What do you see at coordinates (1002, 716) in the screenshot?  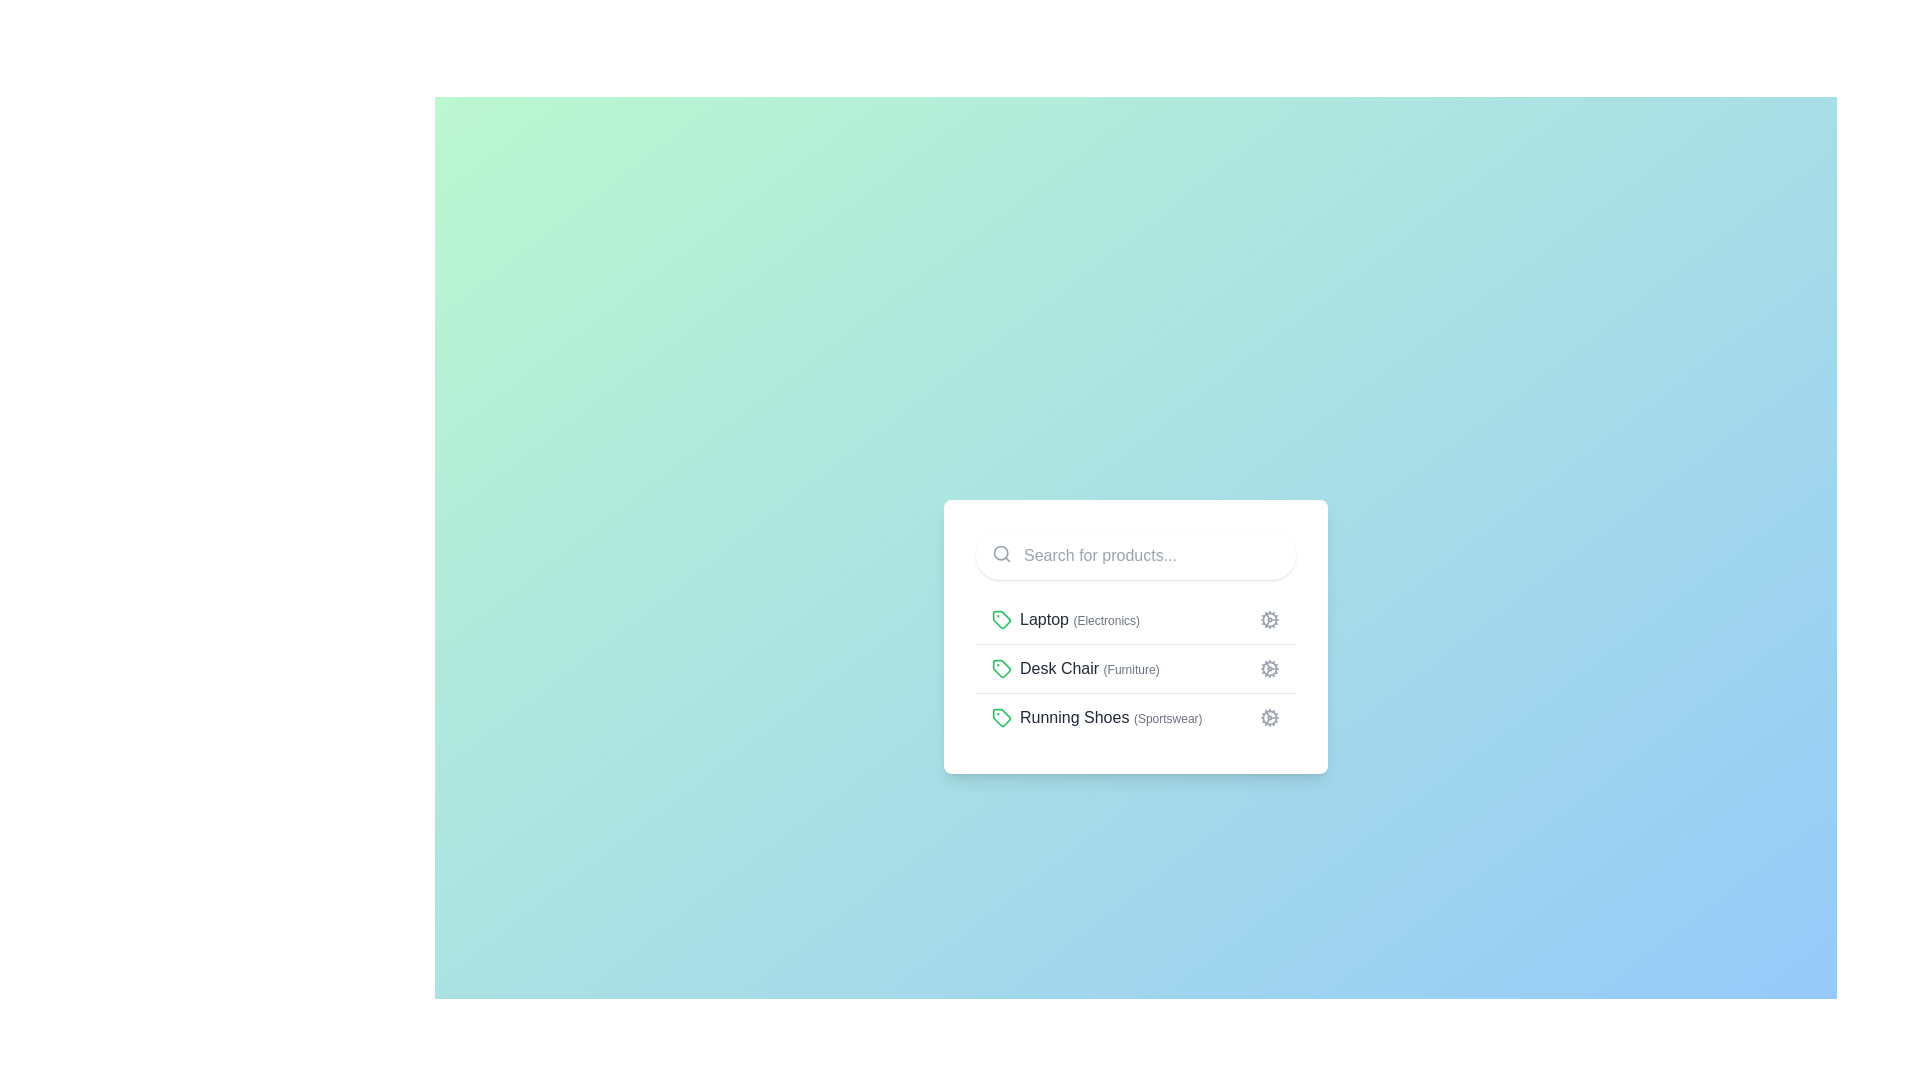 I see `the small green tag icon located to the left of the text 'Running Shoes (Sportswear)' in the bottom row of the vertical list of items` at bounding box center [1002, 716].